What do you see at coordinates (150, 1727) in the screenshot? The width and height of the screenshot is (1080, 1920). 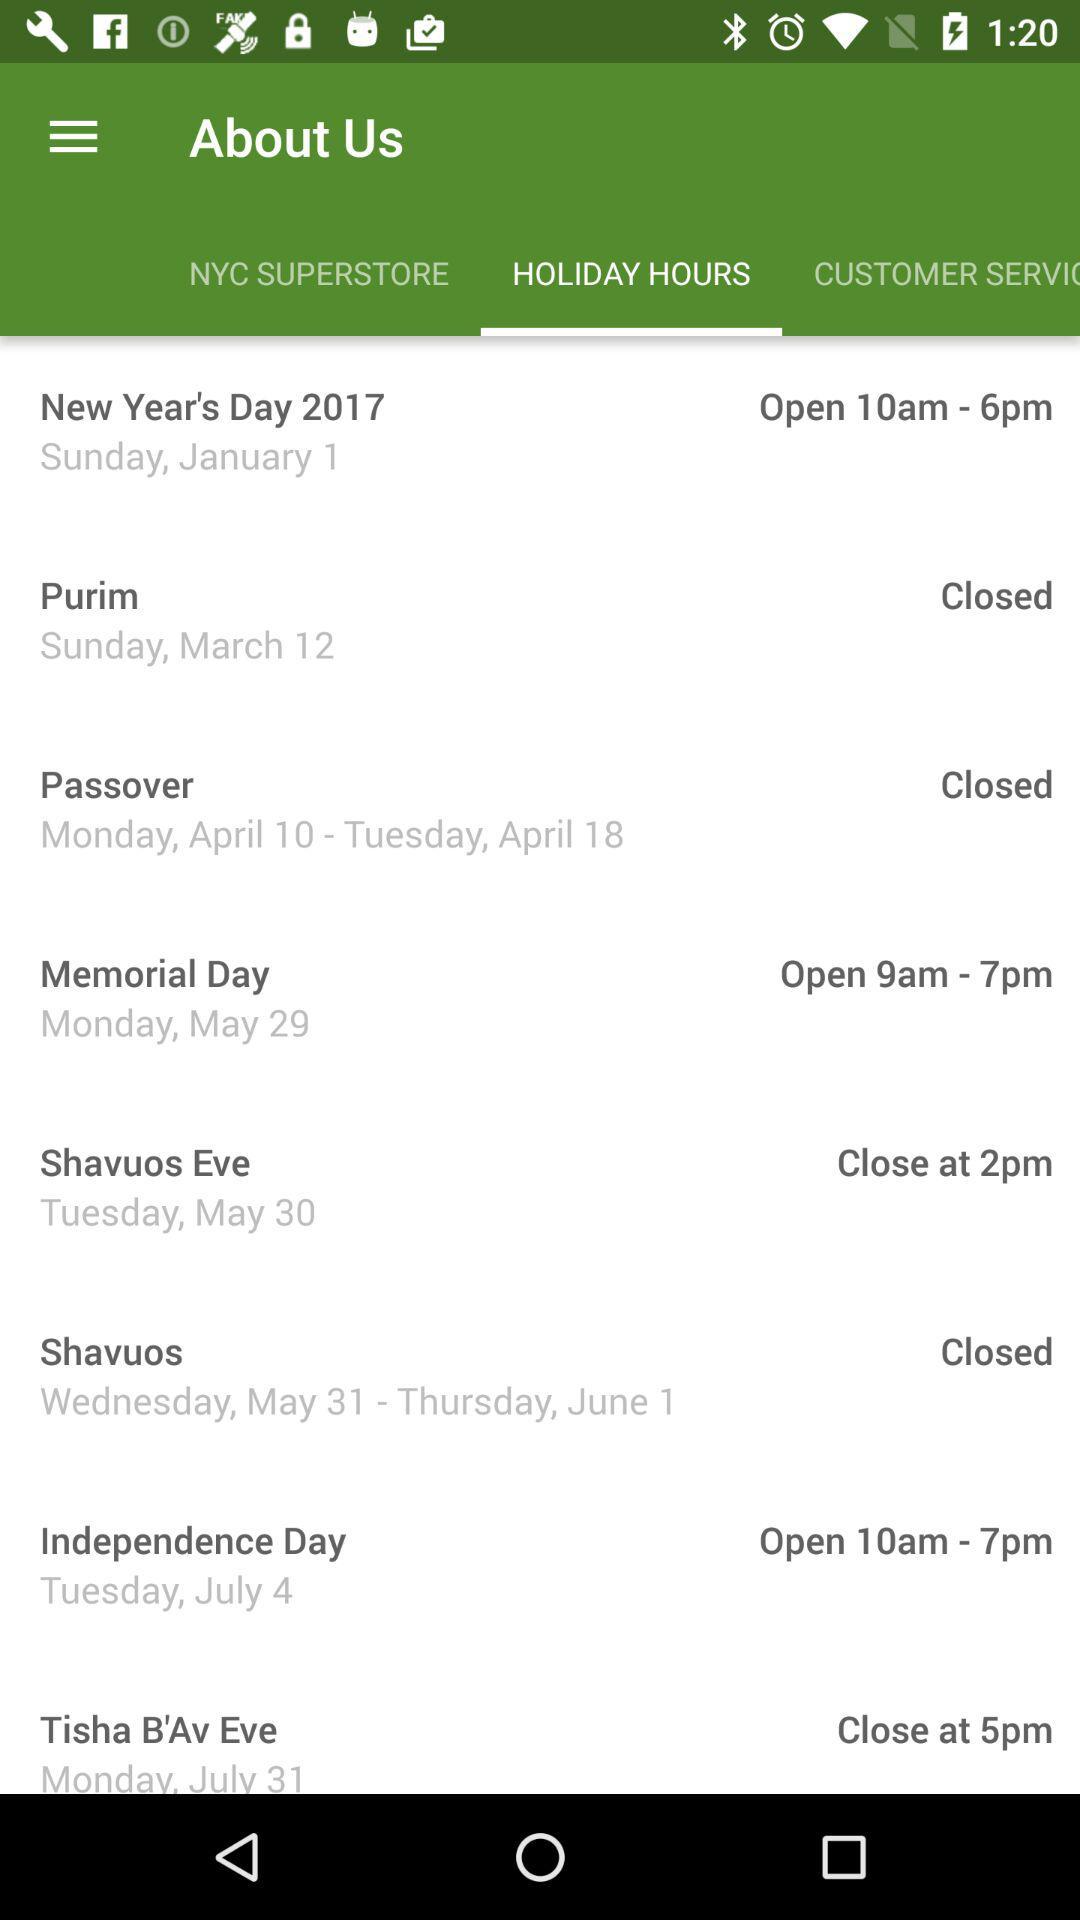 I see `the item next to close at 5pm item` at bounding box center [150, 1727].